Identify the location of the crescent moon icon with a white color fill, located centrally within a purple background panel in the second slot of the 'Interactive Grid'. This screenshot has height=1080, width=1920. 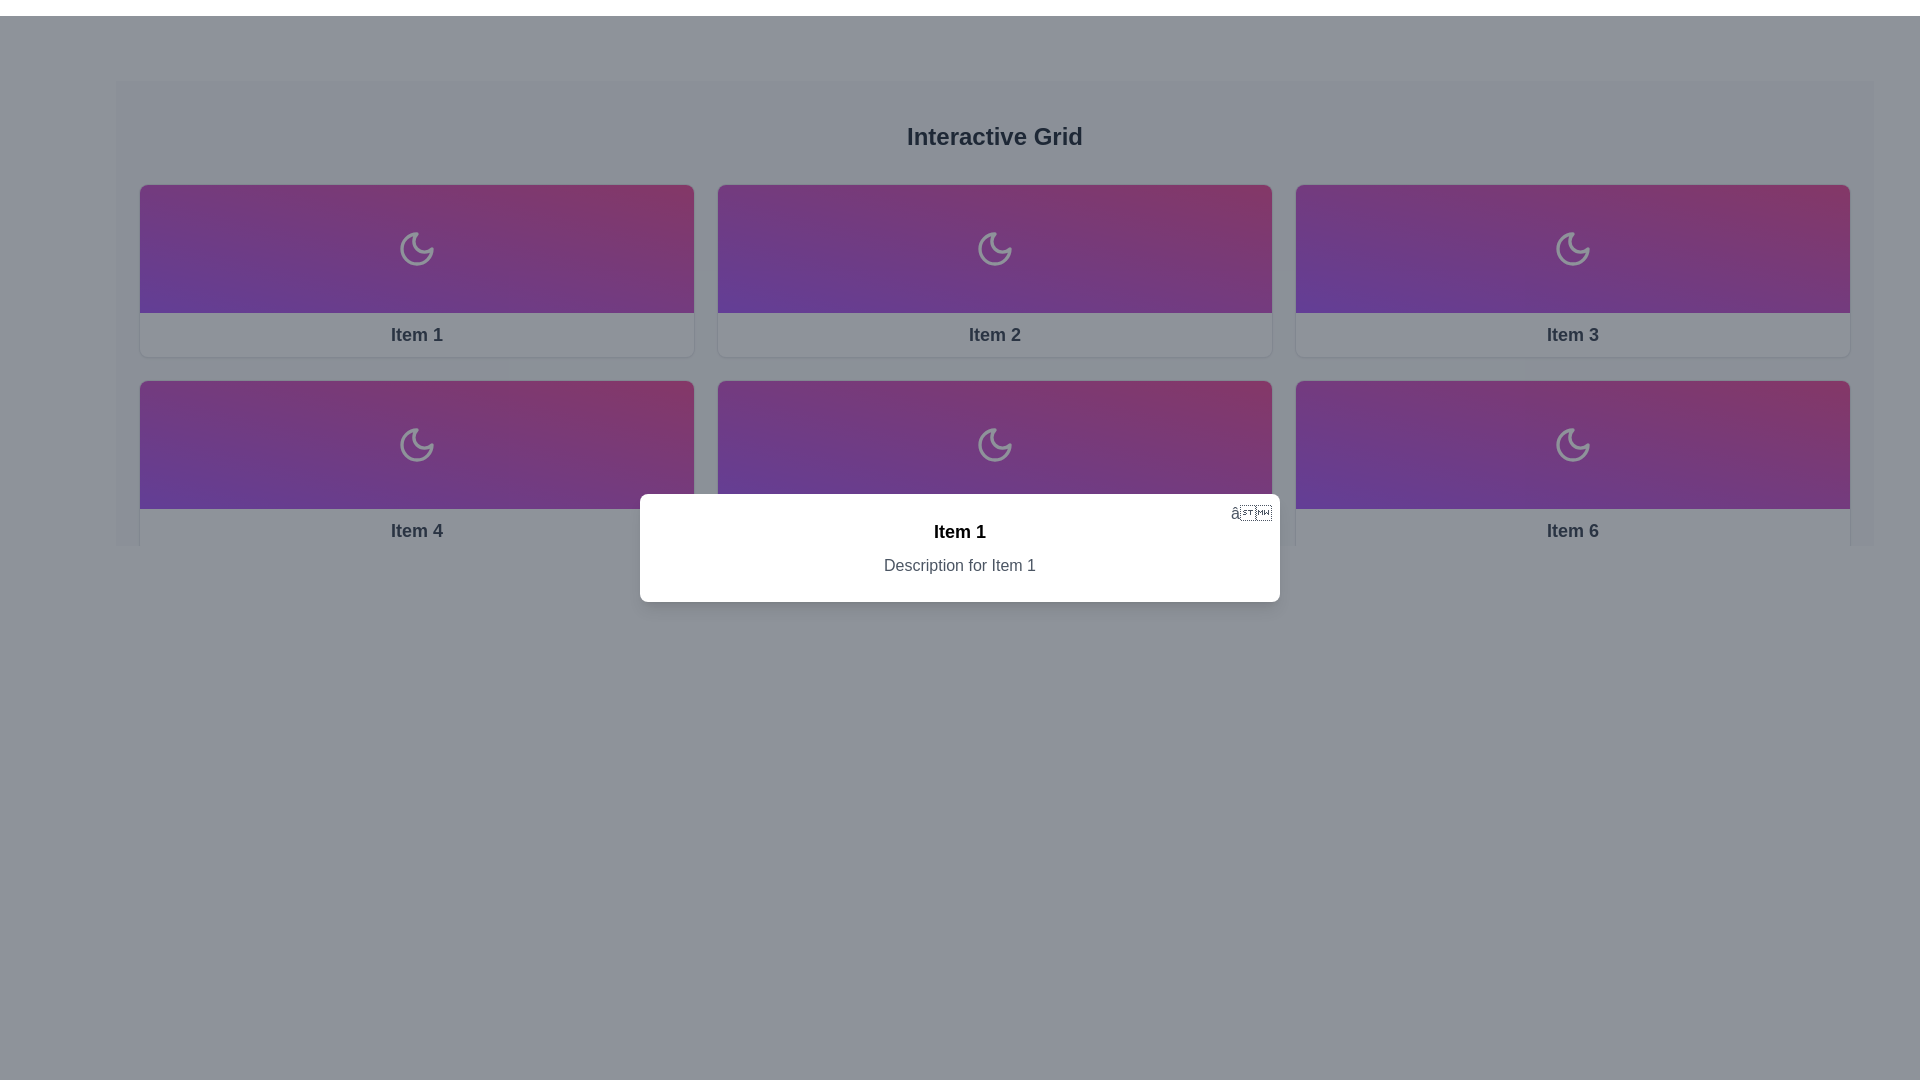
(994, 248).